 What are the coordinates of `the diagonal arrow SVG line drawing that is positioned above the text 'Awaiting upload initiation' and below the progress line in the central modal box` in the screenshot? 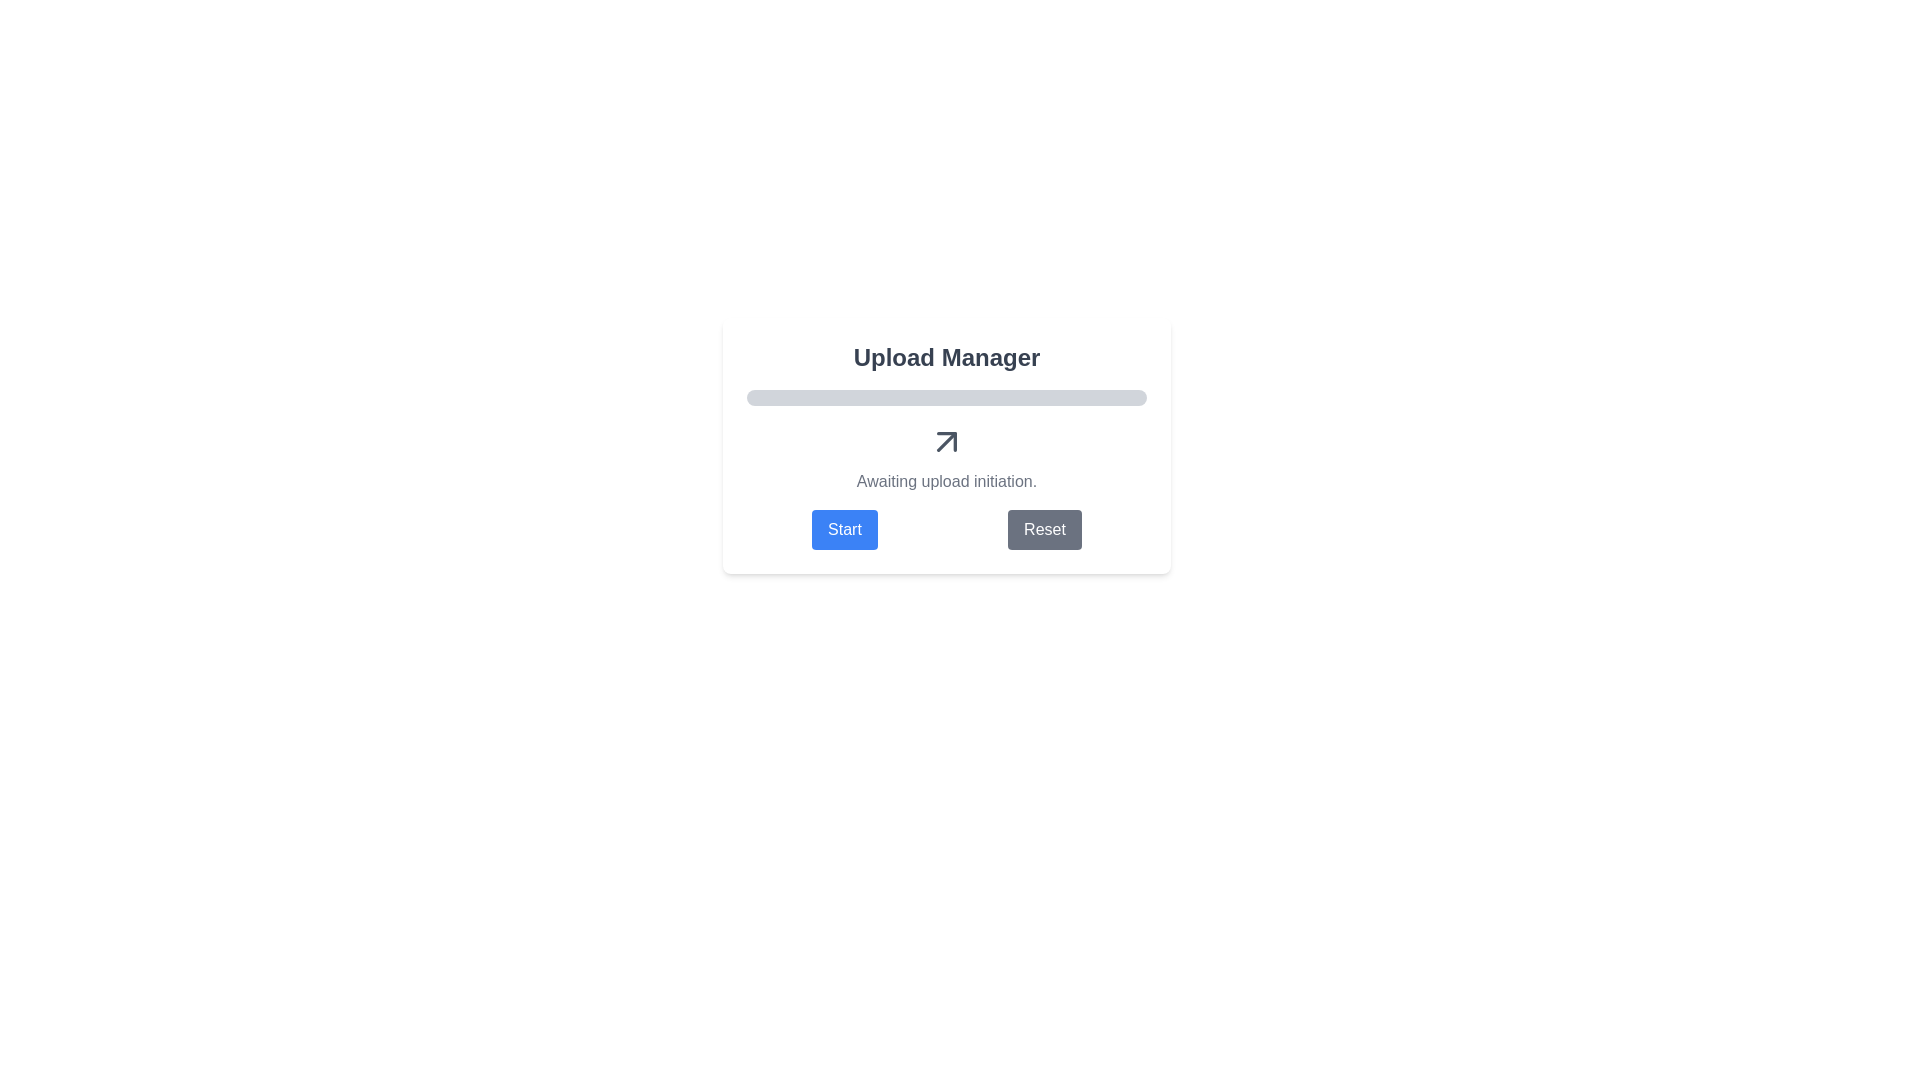 It's located at (945, 441).